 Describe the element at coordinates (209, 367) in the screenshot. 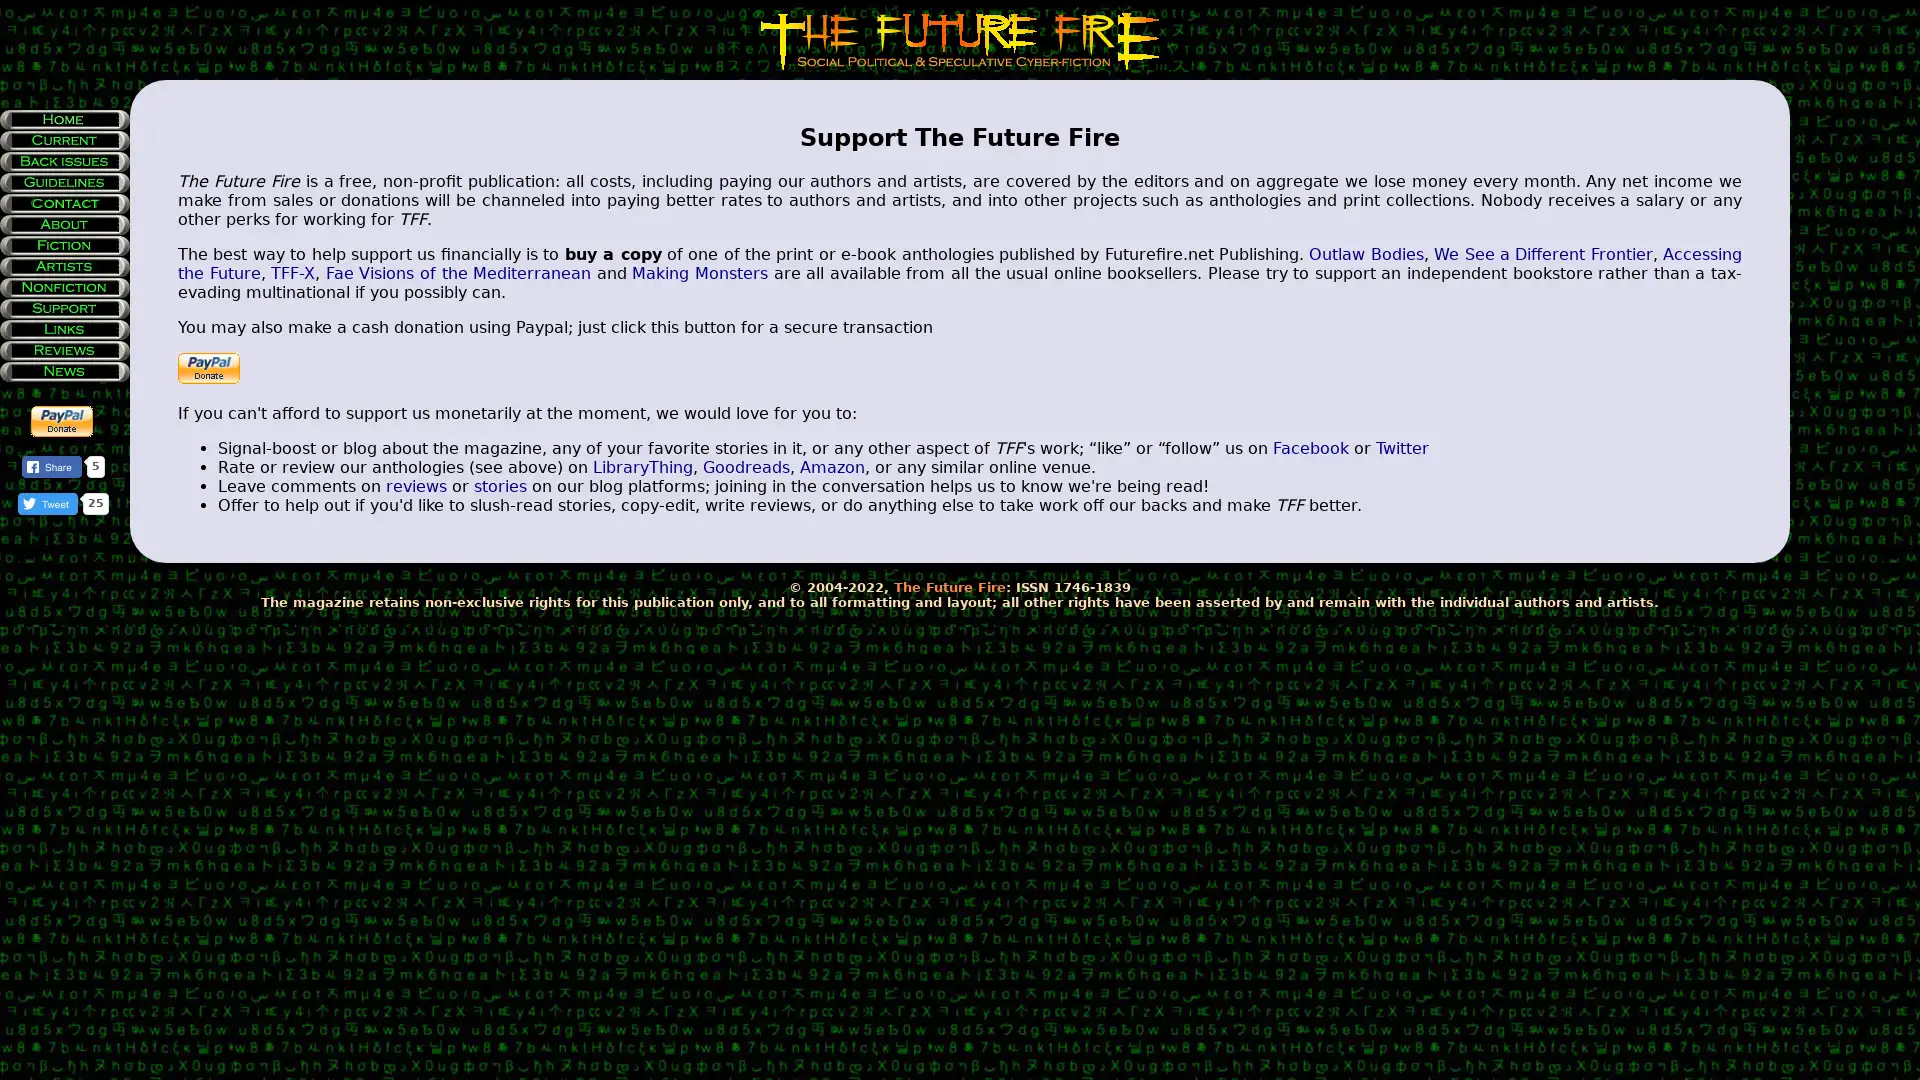

I see `Make payments with PayPal - it's fast, free and secure!` at that location.